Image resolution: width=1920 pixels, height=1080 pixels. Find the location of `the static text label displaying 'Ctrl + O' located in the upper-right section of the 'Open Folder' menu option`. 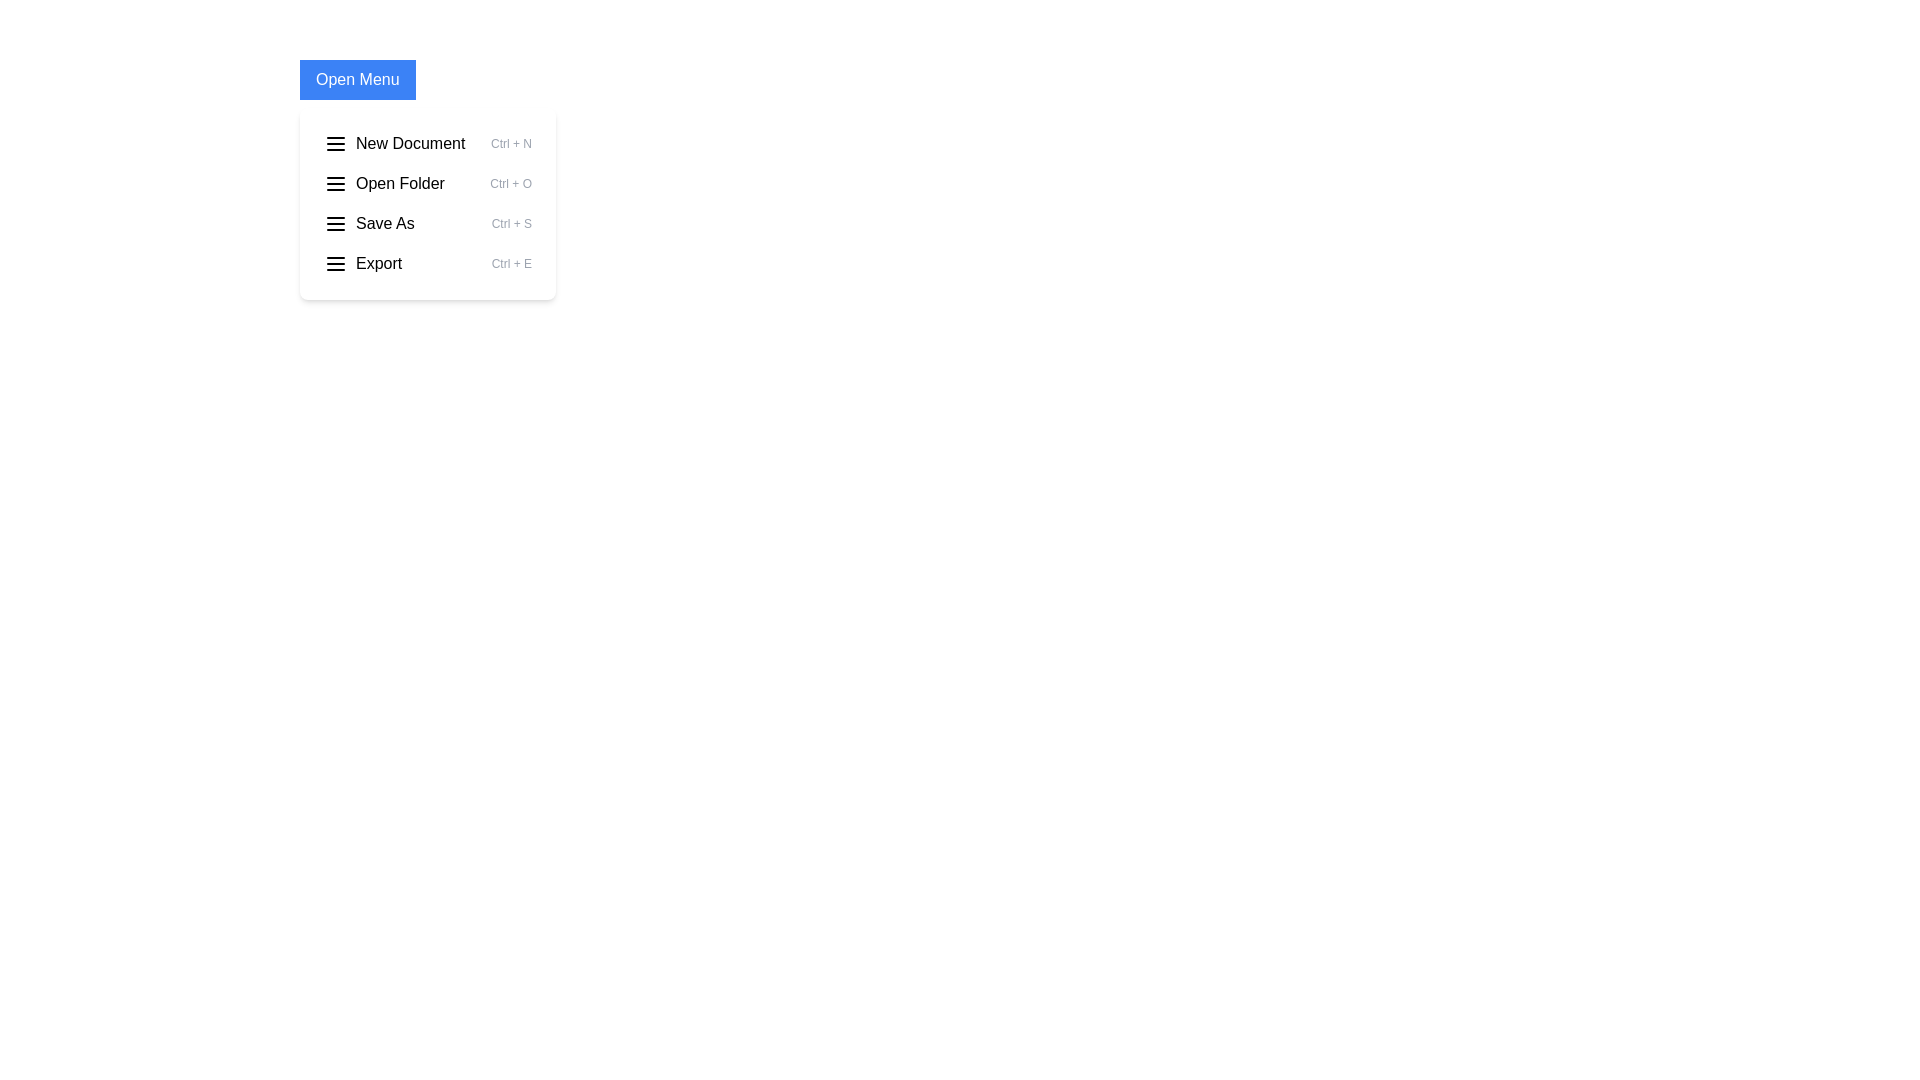

the static text label displaying 'Ctrl + O' located in the upper-right section of the 'Open Folder' menu option is located at coordinates (511, 184).